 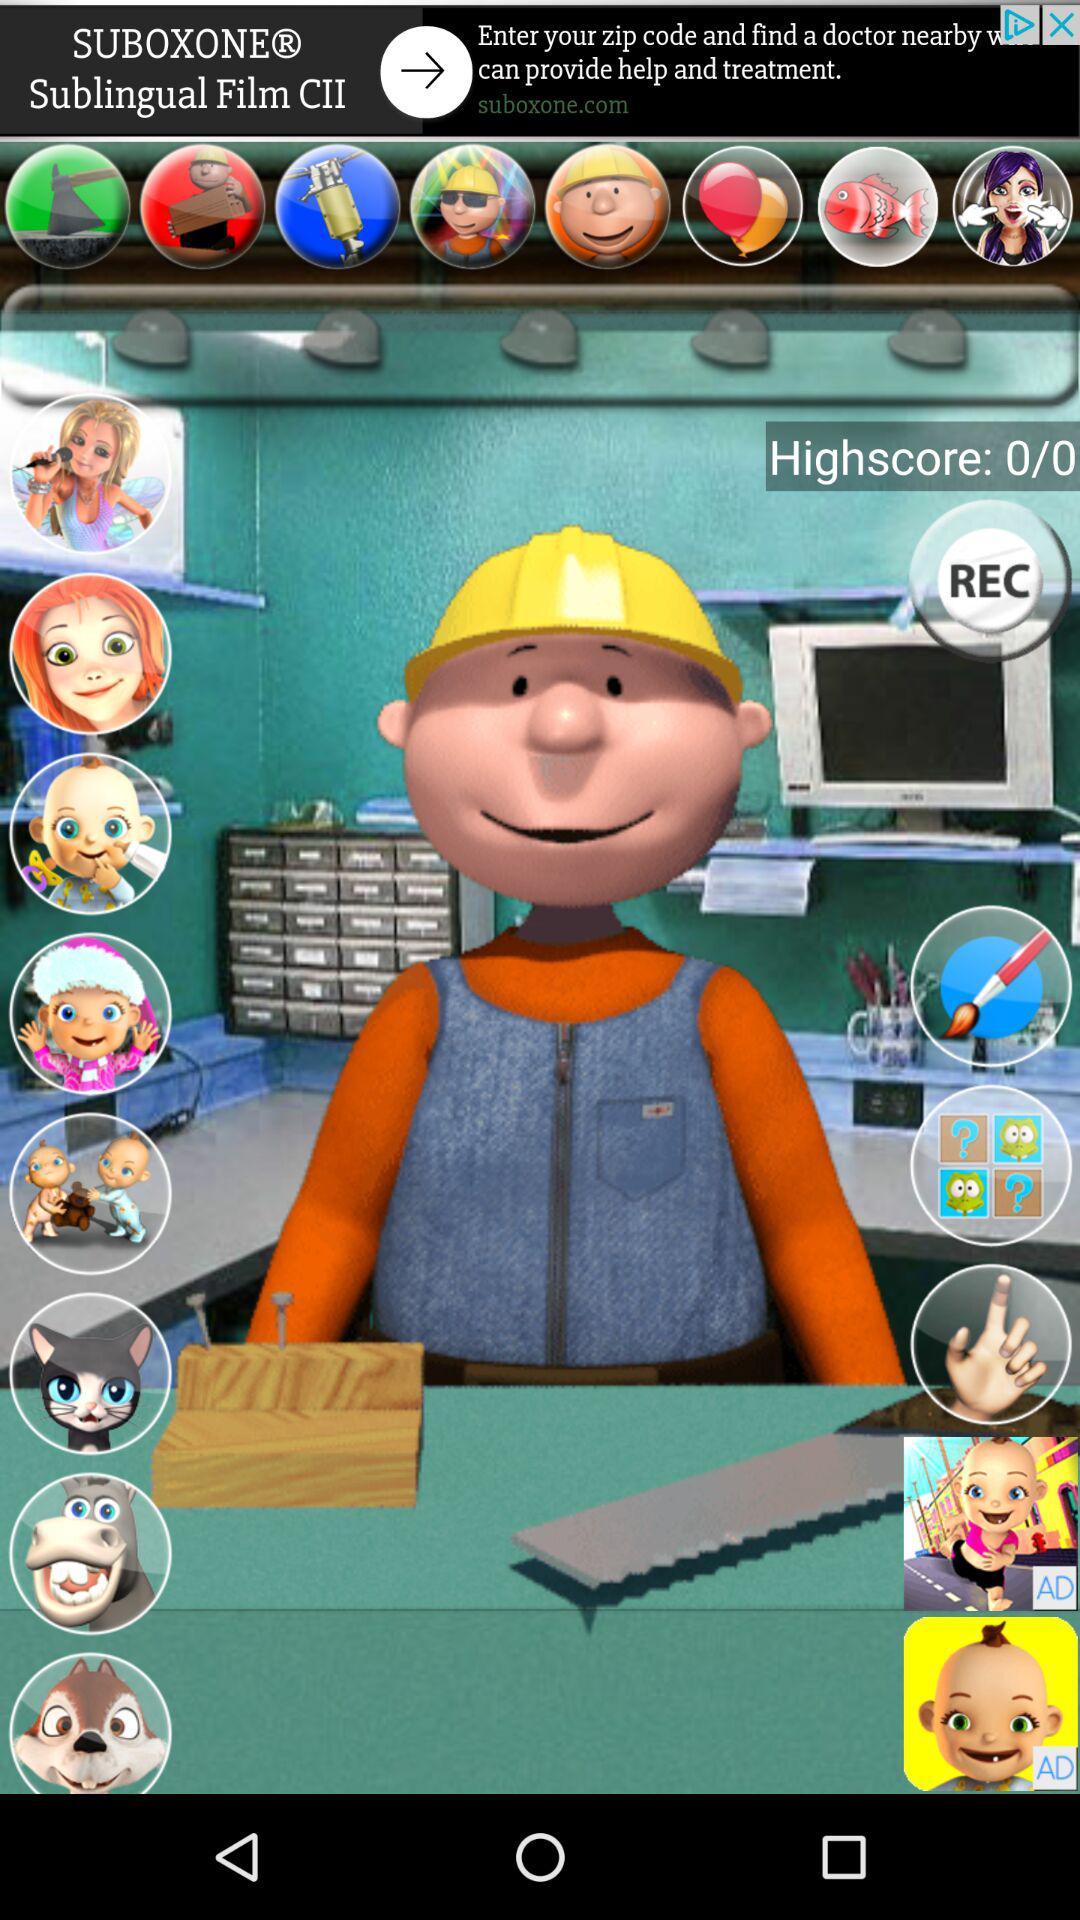 What do you see at coordinates (336, 220) in the screenshot?
I see `the avatar icon` at bounding box center [336, 220].